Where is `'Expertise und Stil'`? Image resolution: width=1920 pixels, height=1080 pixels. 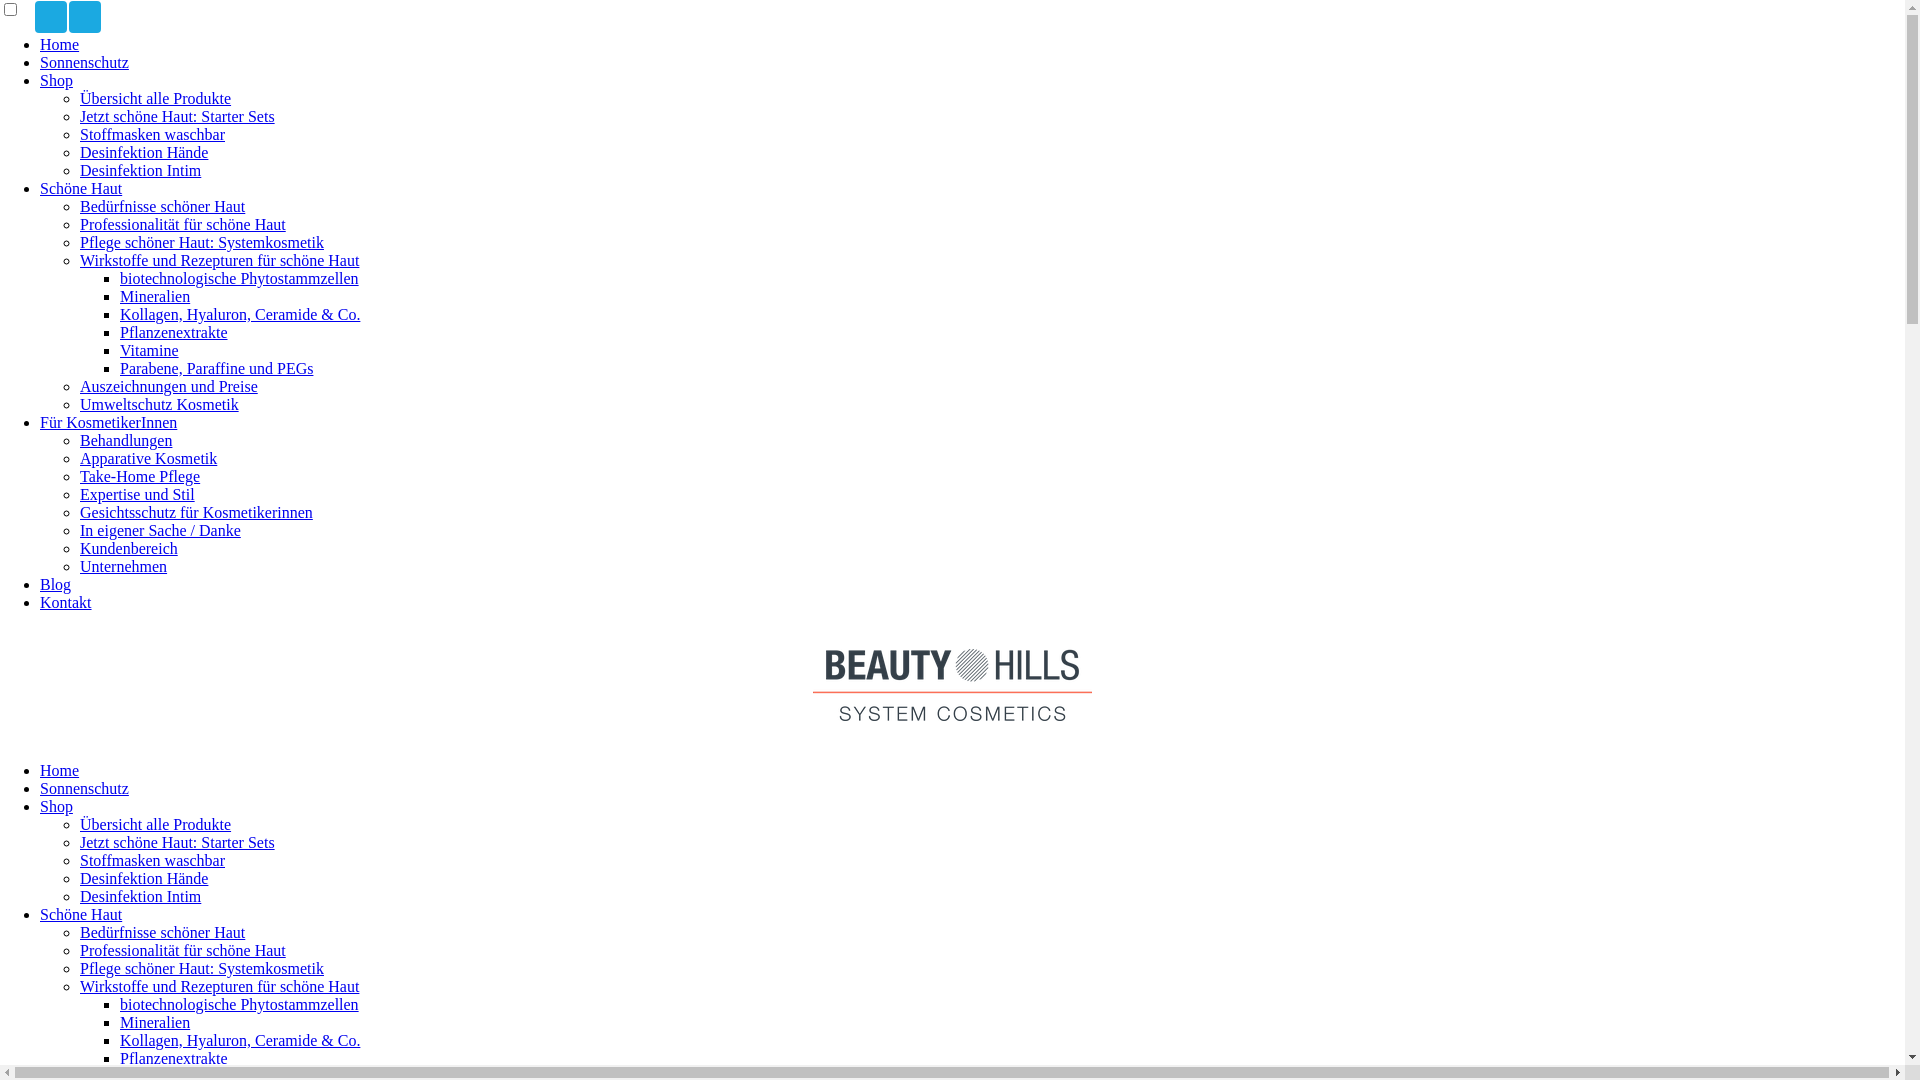
'Expertise und Stil' is located at coordinates (136, 494).